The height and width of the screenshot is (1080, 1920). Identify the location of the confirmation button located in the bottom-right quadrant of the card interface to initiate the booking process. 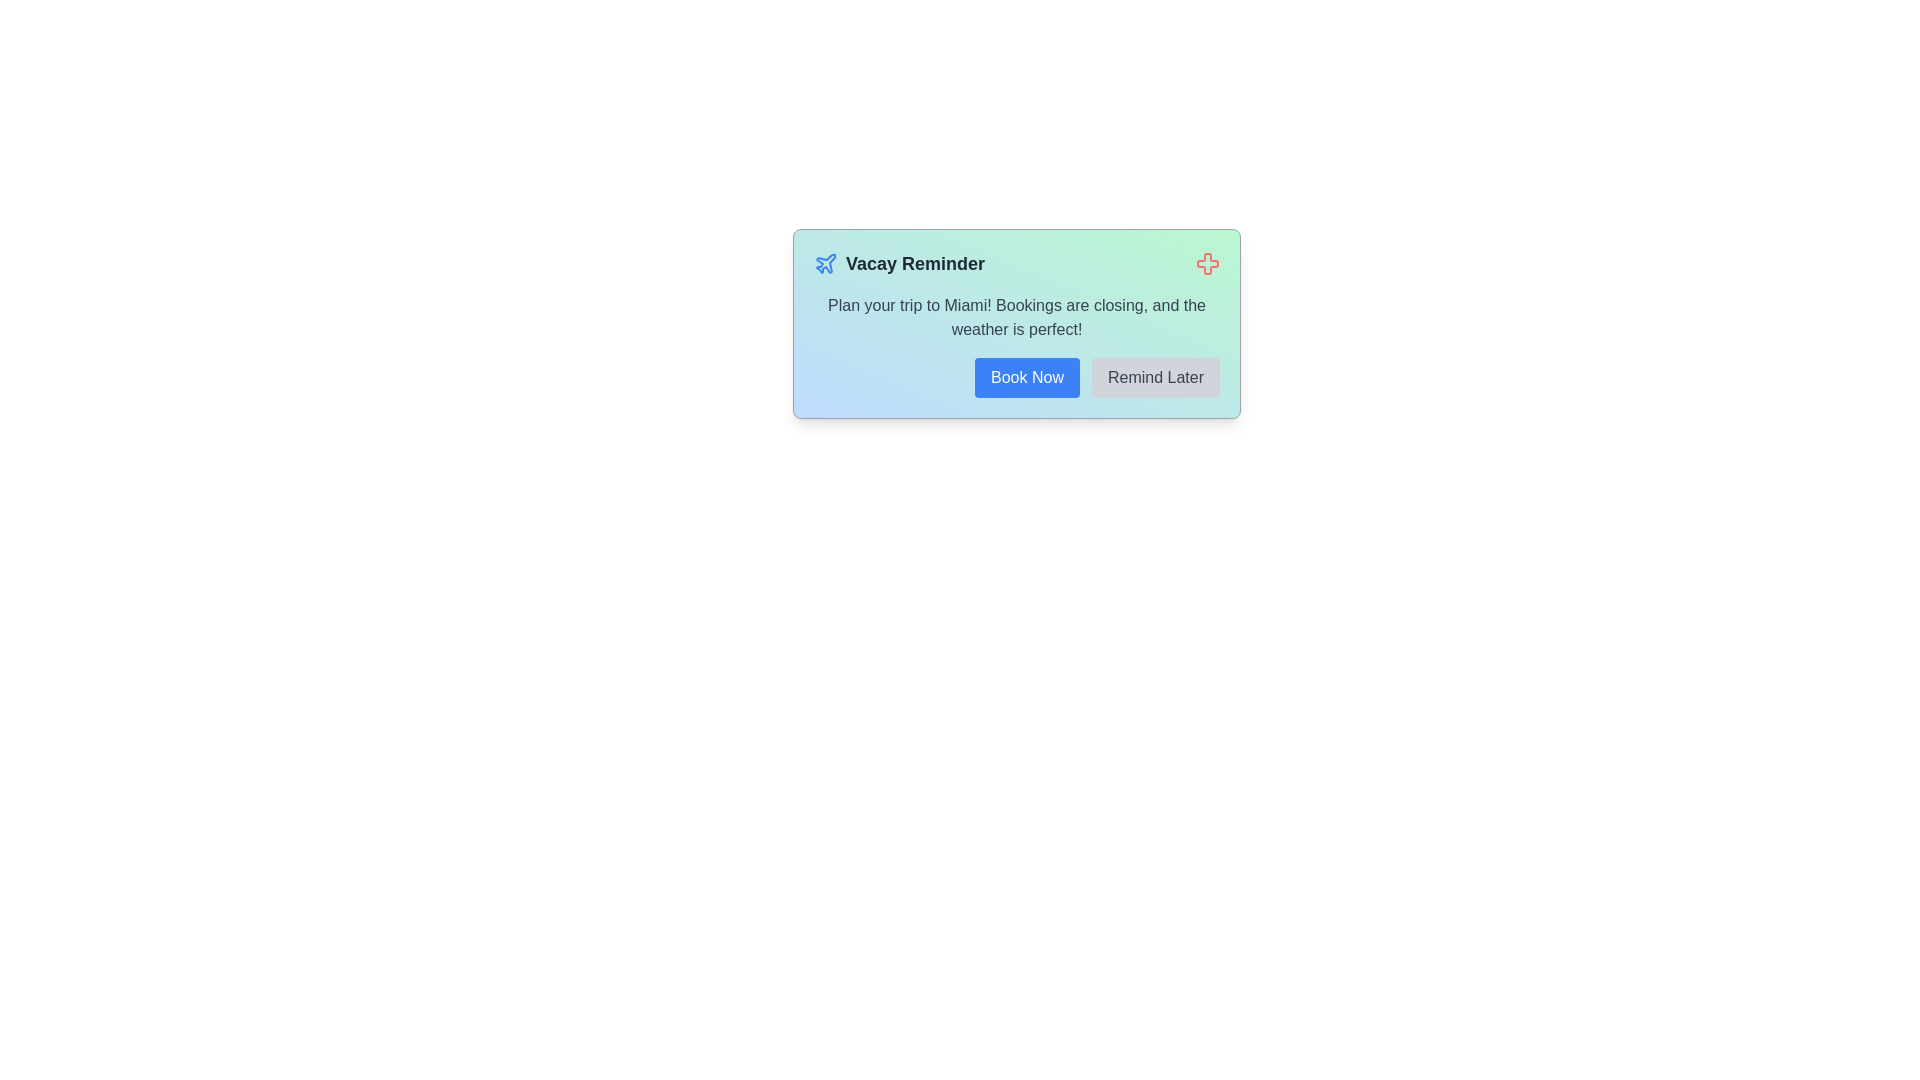
(1027, 378).